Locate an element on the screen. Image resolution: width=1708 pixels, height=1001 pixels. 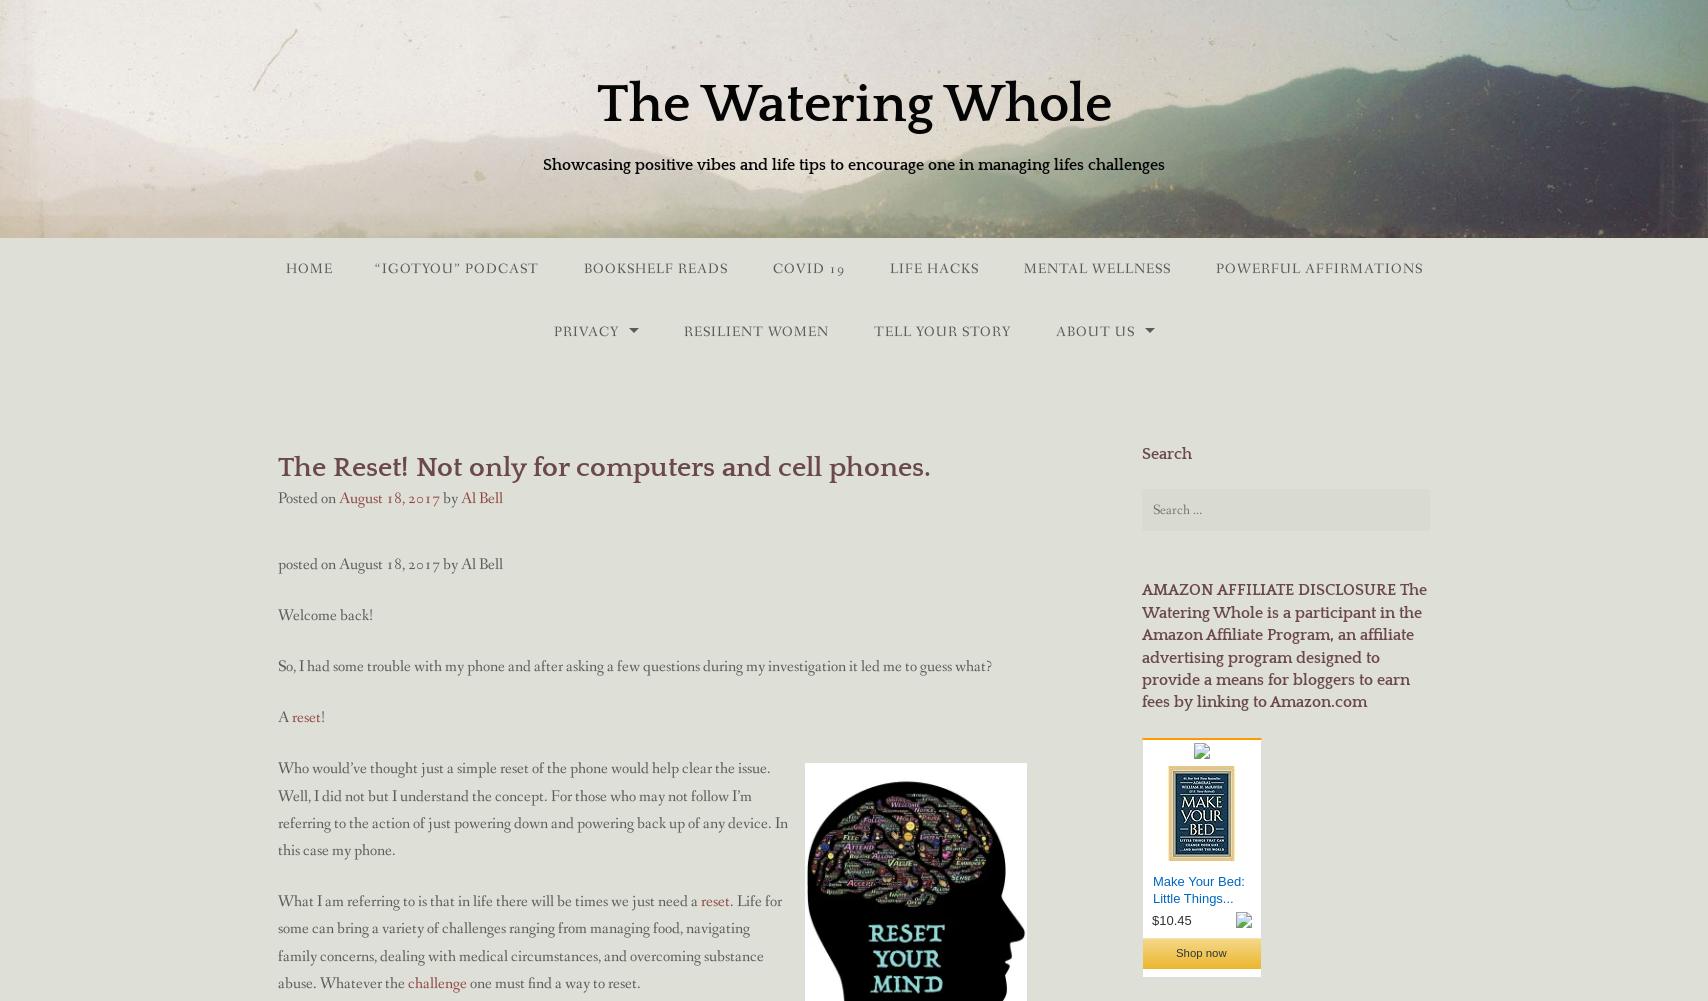
'!' is located at coordinates (322, 717).